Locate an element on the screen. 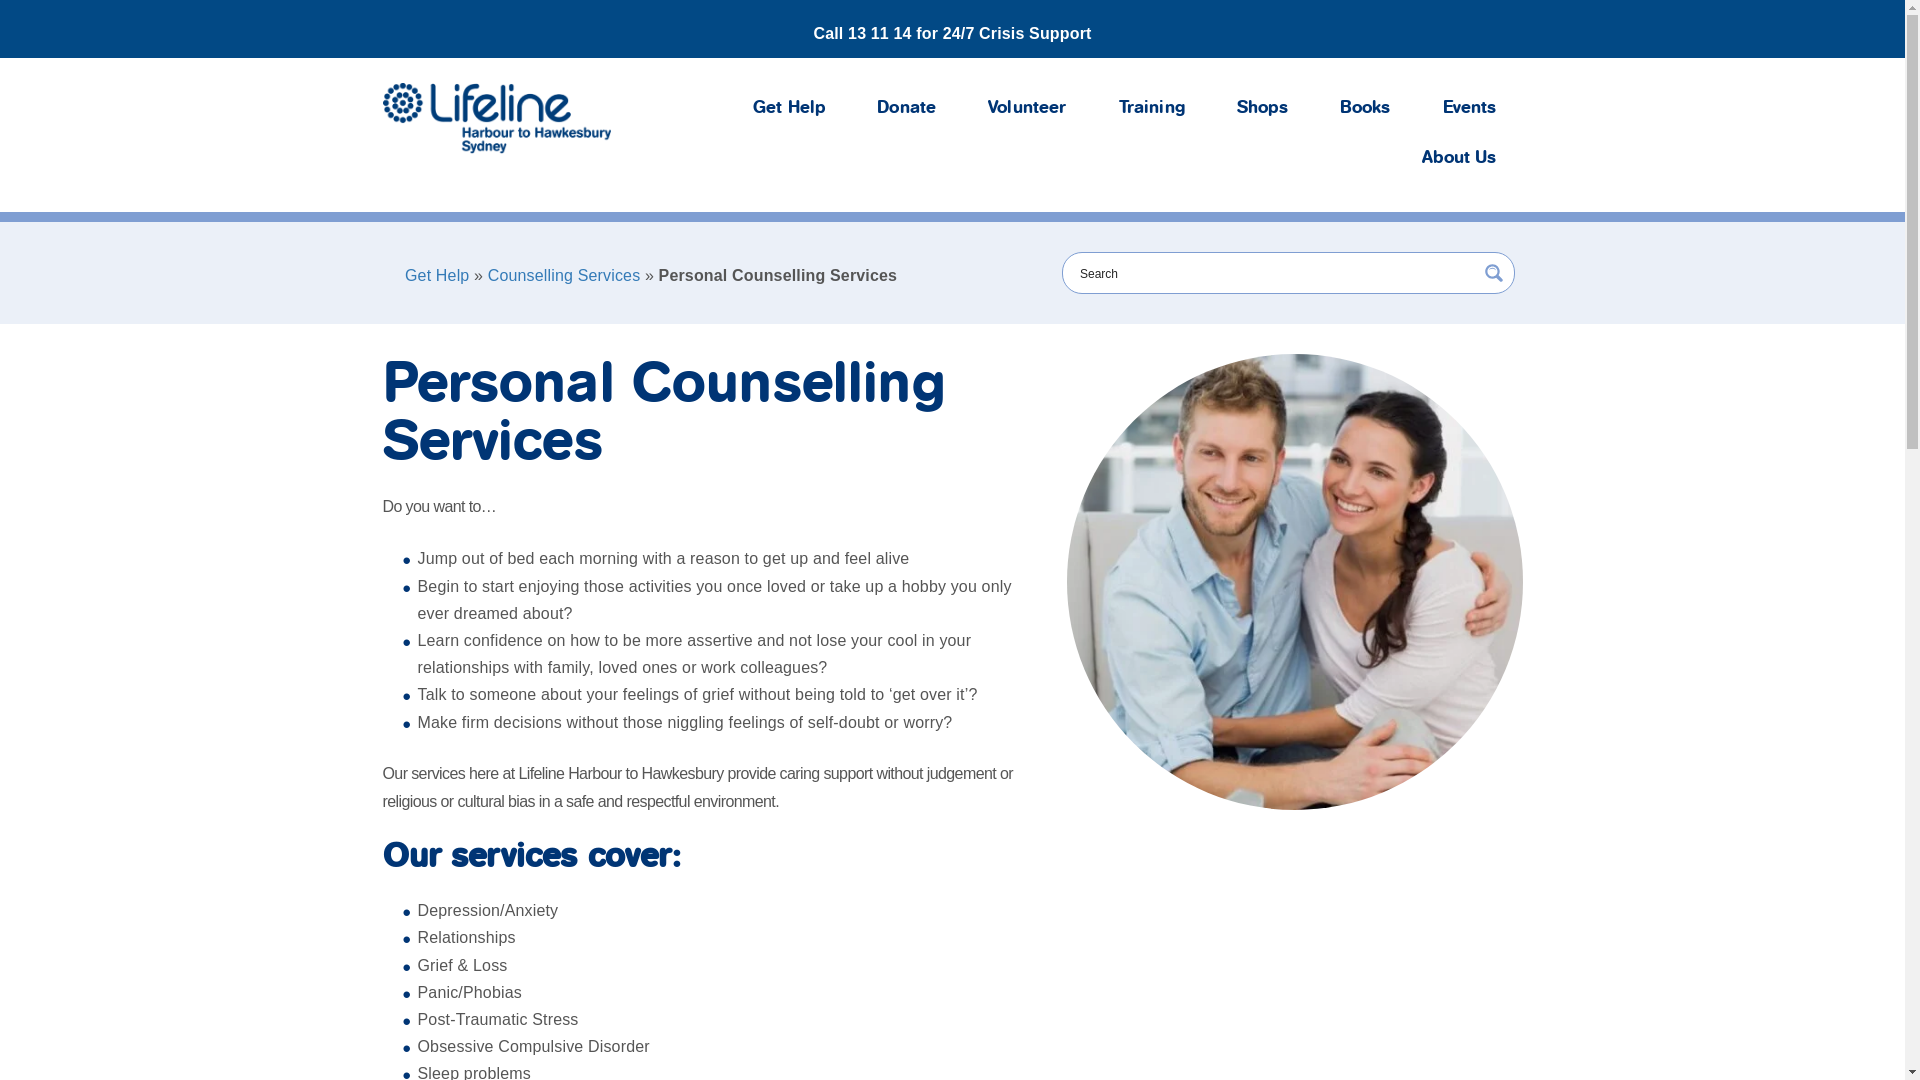 This screenshot has height=1080, width=1920. 'Volunteer' is located at coordinates (961, 108).